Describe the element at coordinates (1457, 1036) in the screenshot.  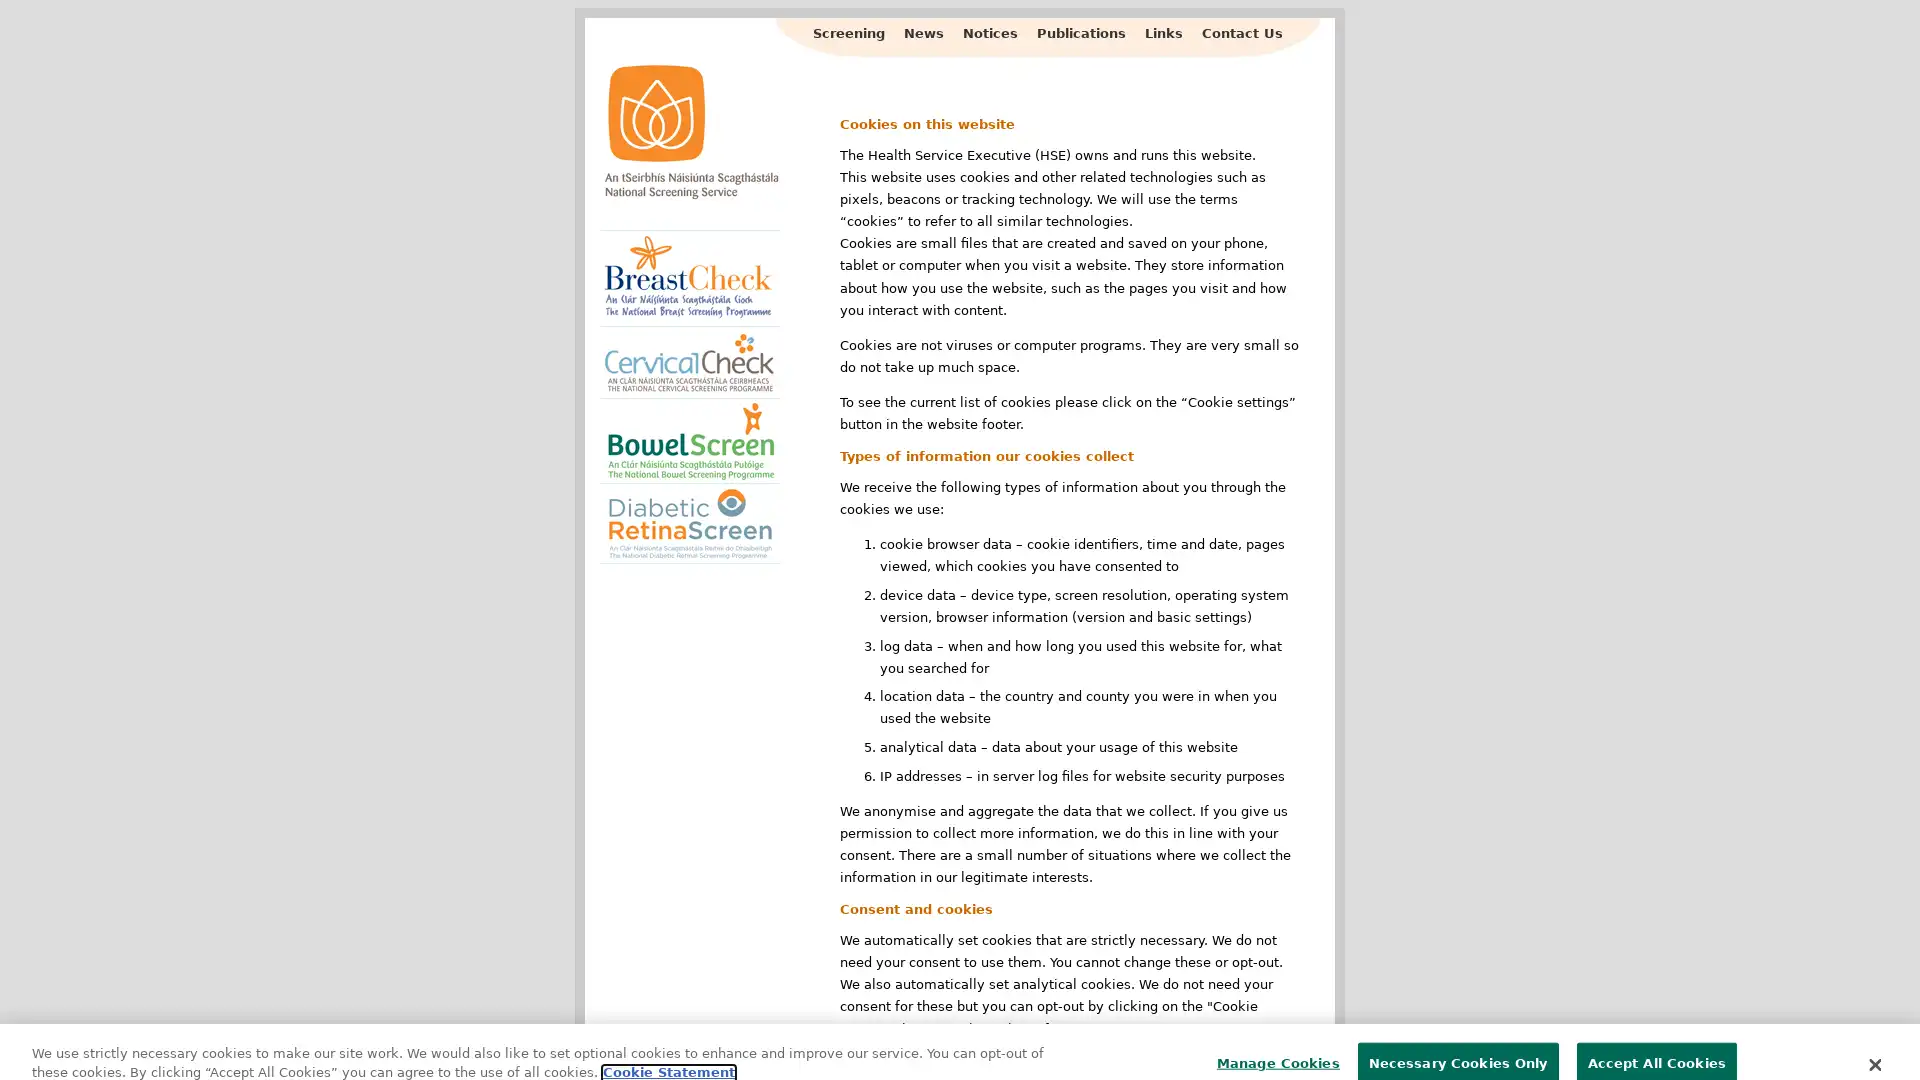
I see `Necessary Cookies Only` at that location.